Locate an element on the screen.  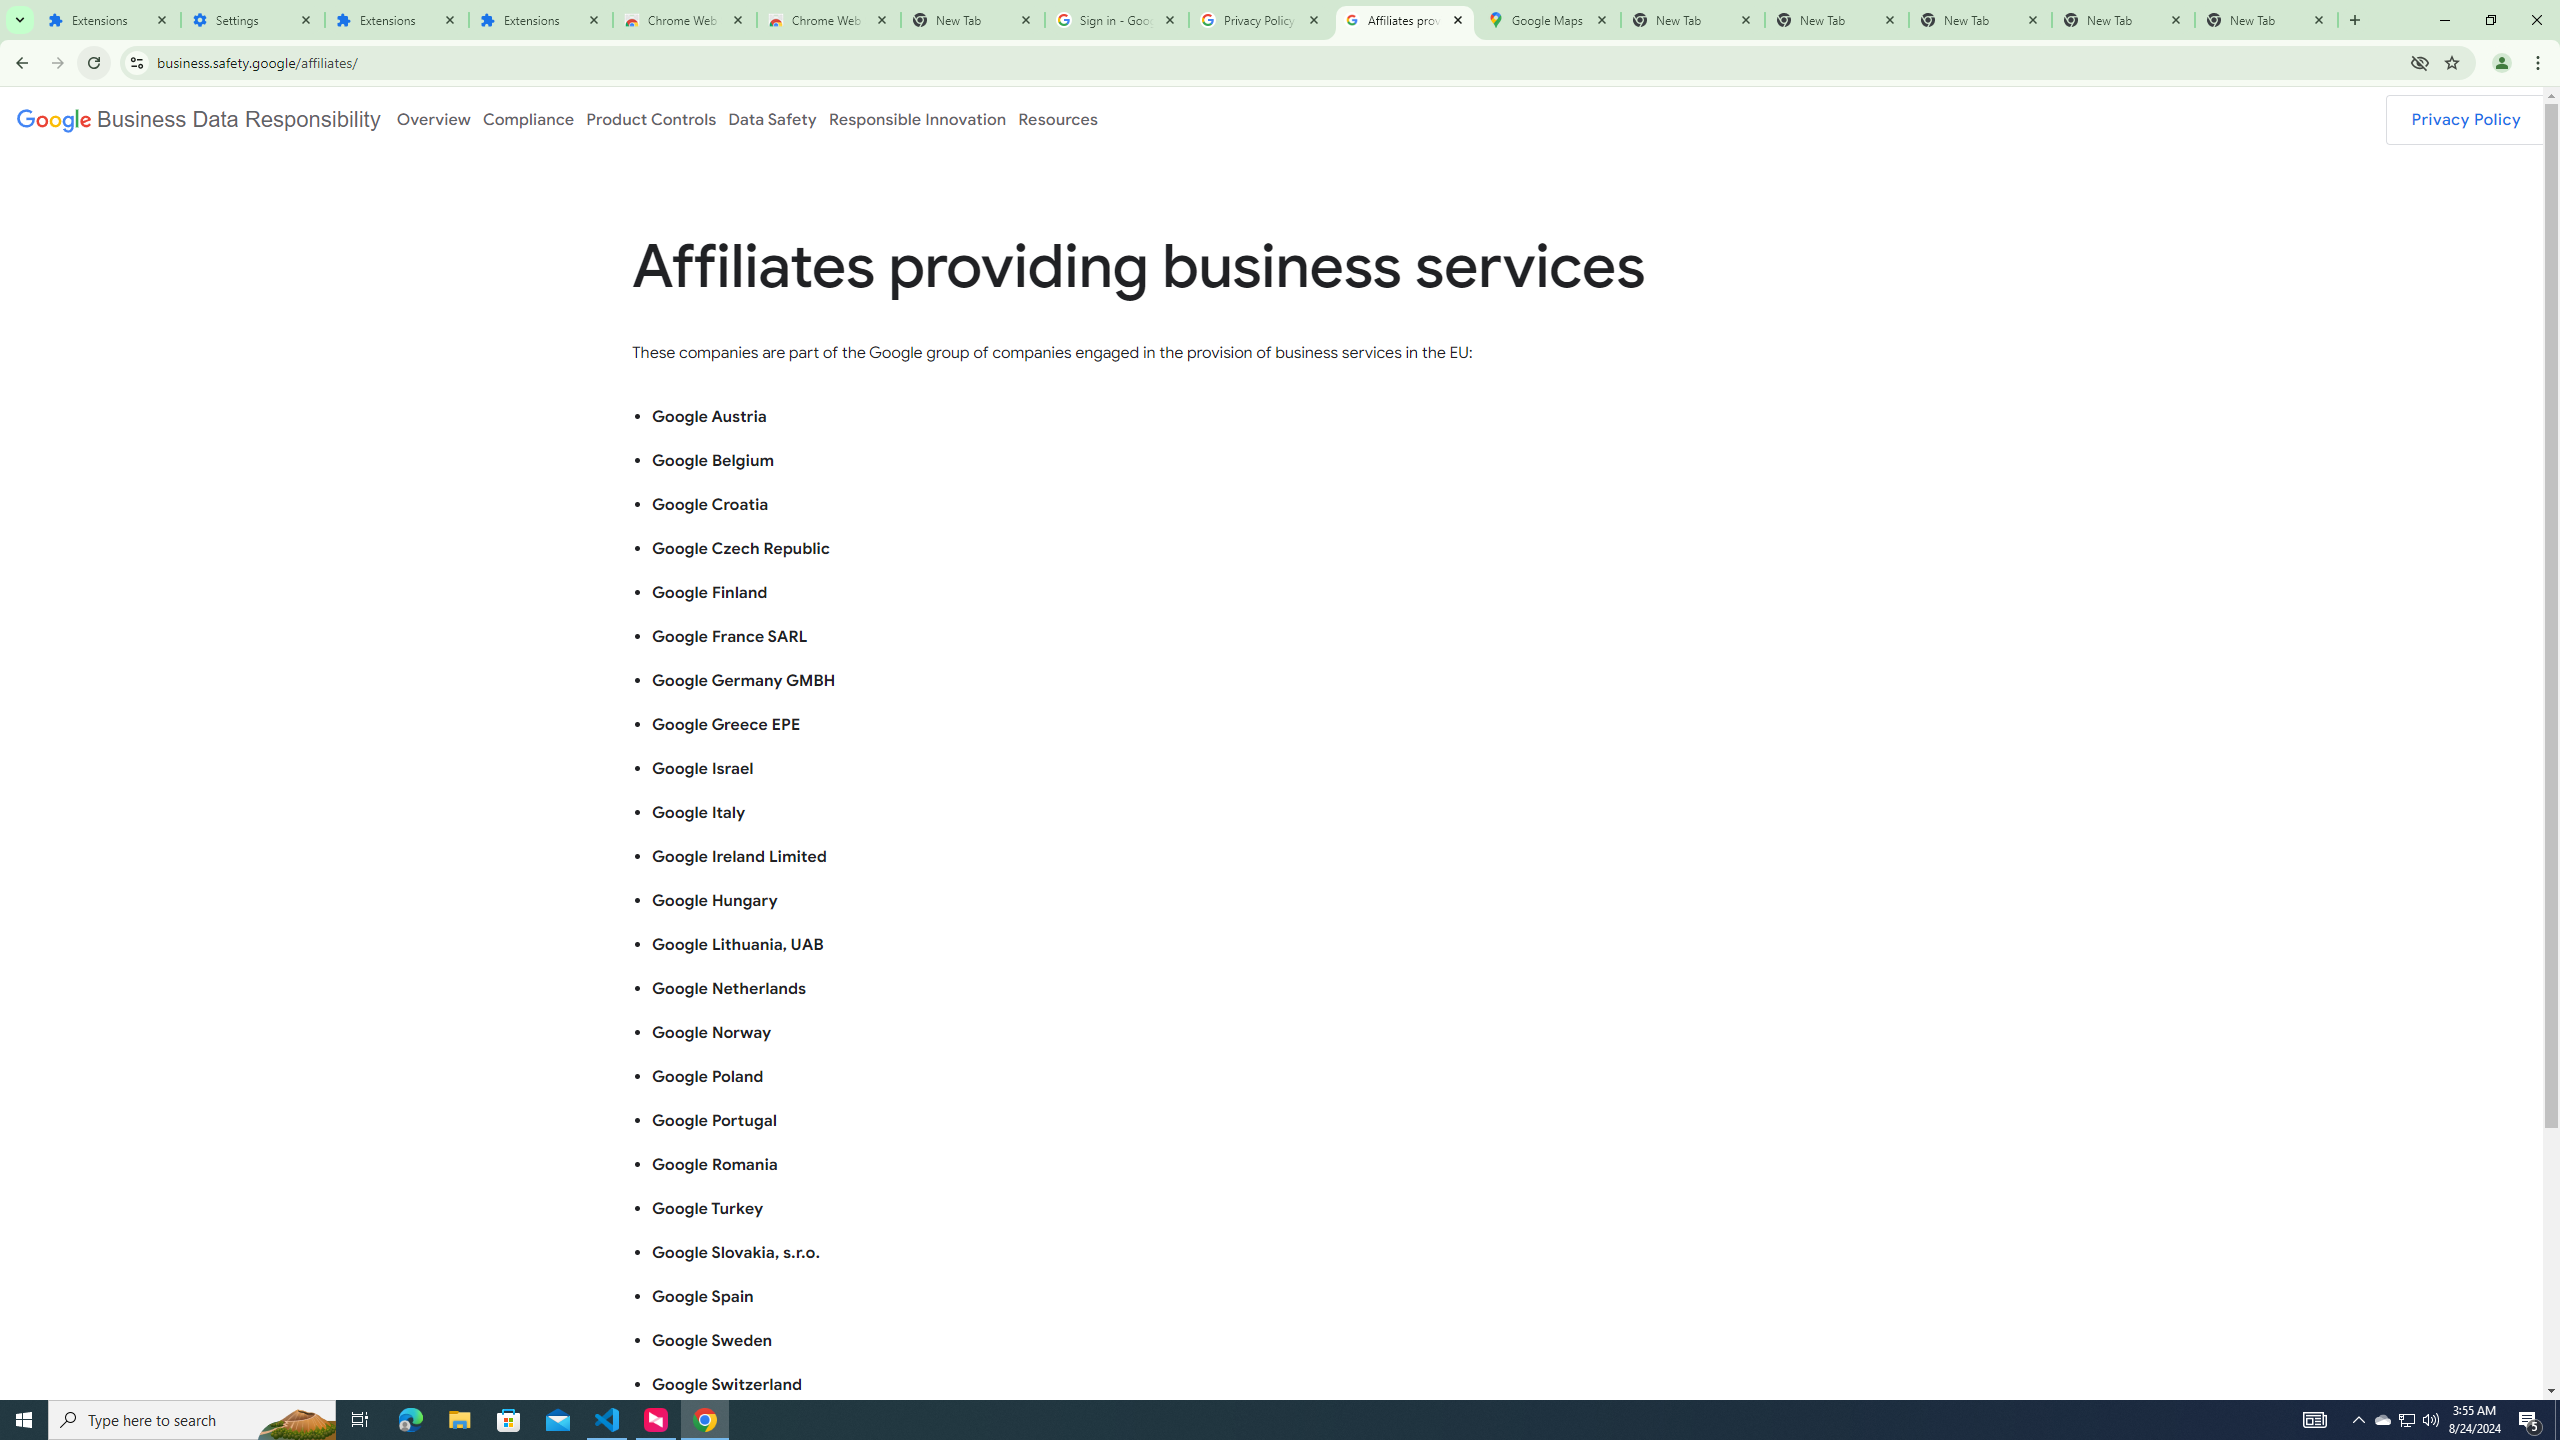
'Chrome Web Store' is located at coordinates (684, 19).